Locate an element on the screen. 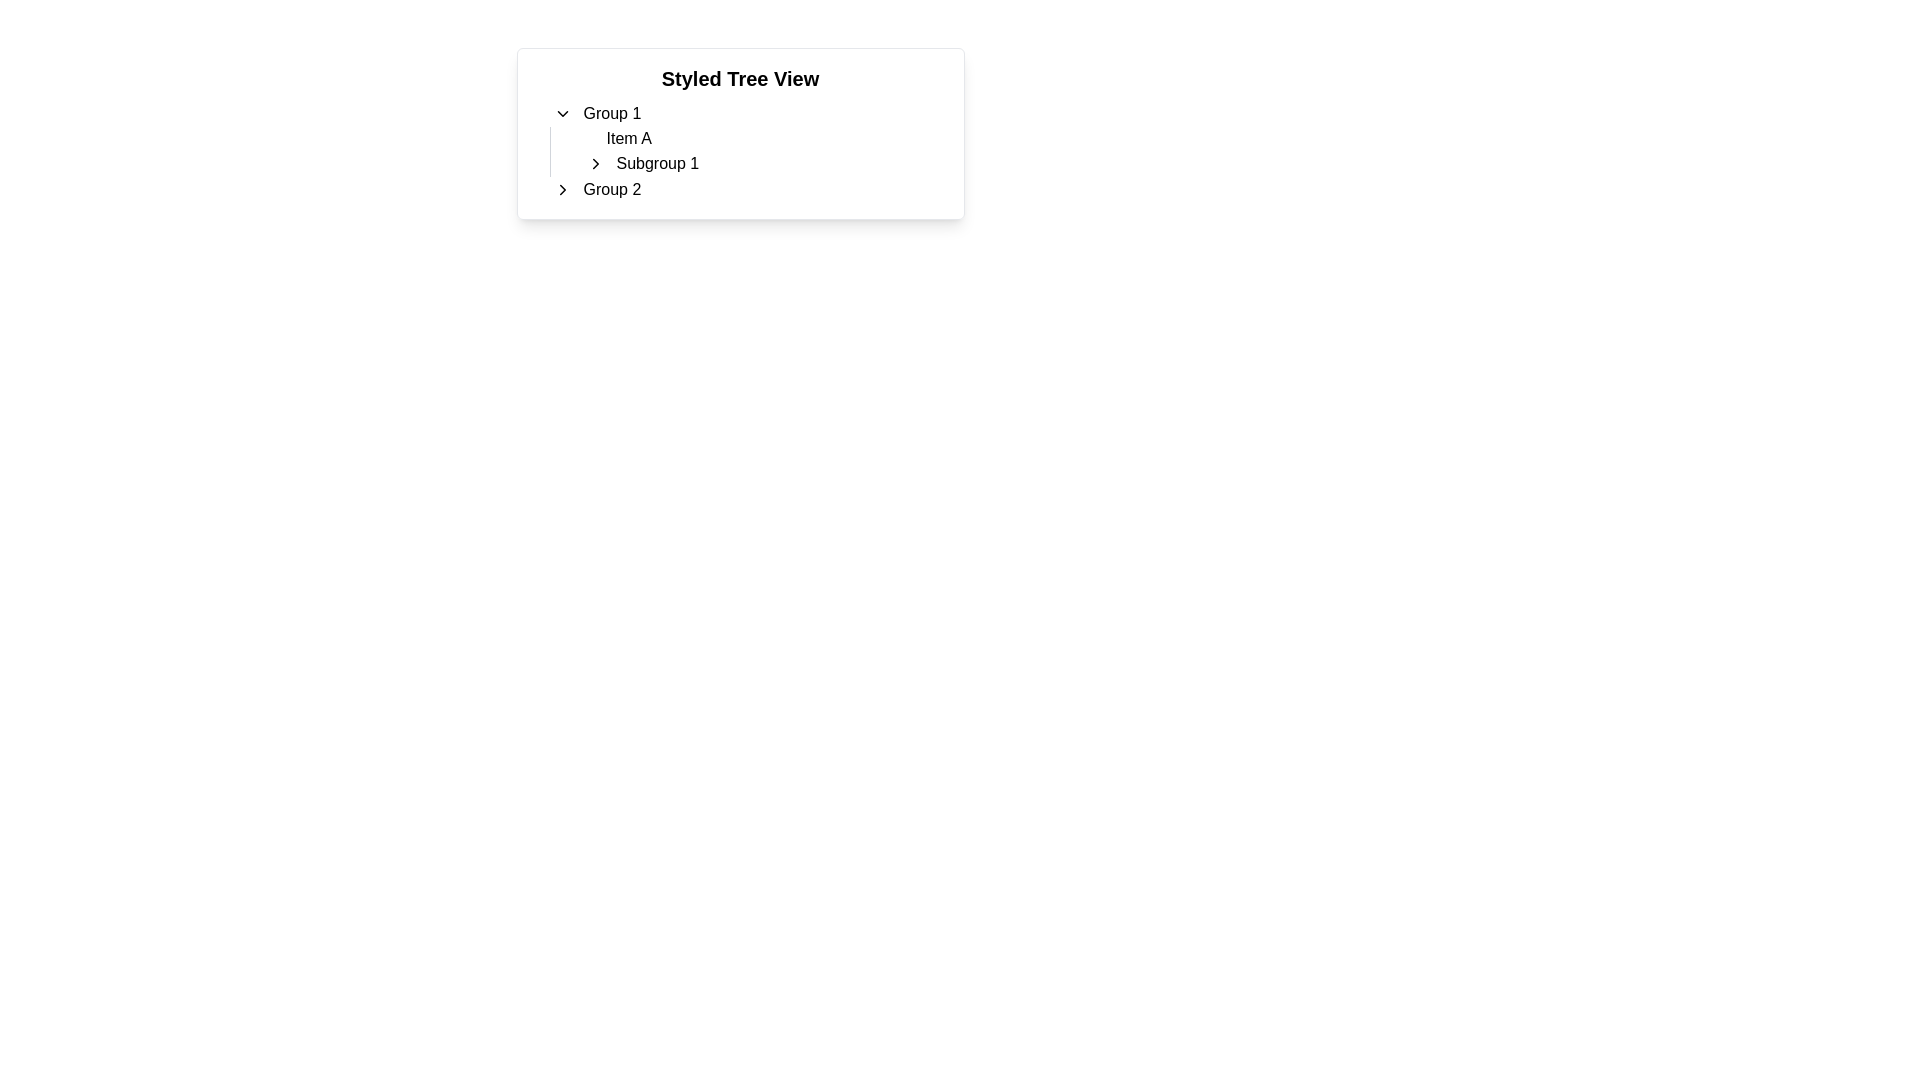 This screenshot has height=1080, width=1920. the Icon button located next to the 'Subgroup 1' label under 'Item A' in 'Group 1' is located at coordinates (594, 163).